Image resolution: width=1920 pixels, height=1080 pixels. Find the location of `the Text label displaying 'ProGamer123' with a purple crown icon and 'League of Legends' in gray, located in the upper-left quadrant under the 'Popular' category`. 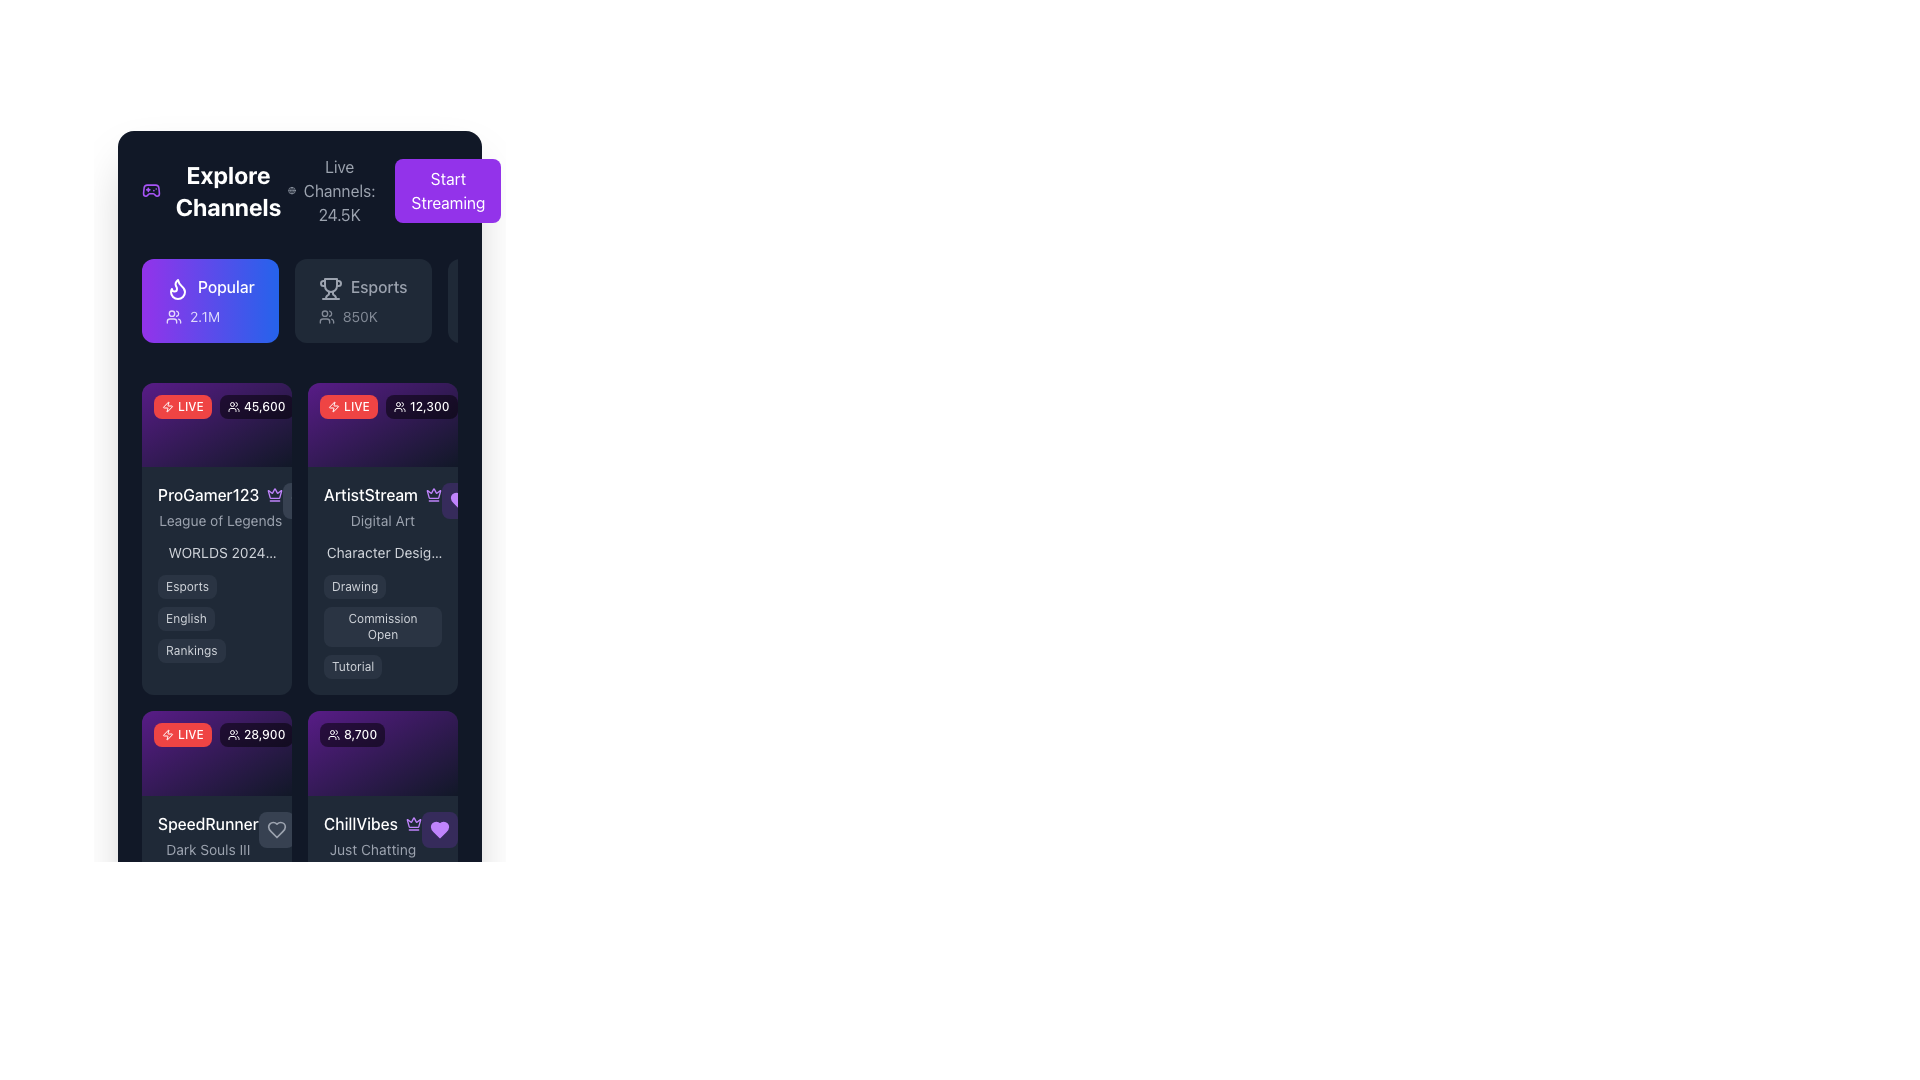

the Text label displaying 'ProGamer123' with a purple crown icon and 'League of Legends' in gray, located in the upper-left quadrant under the 'Popular' category is located at coordinates (220, 506).